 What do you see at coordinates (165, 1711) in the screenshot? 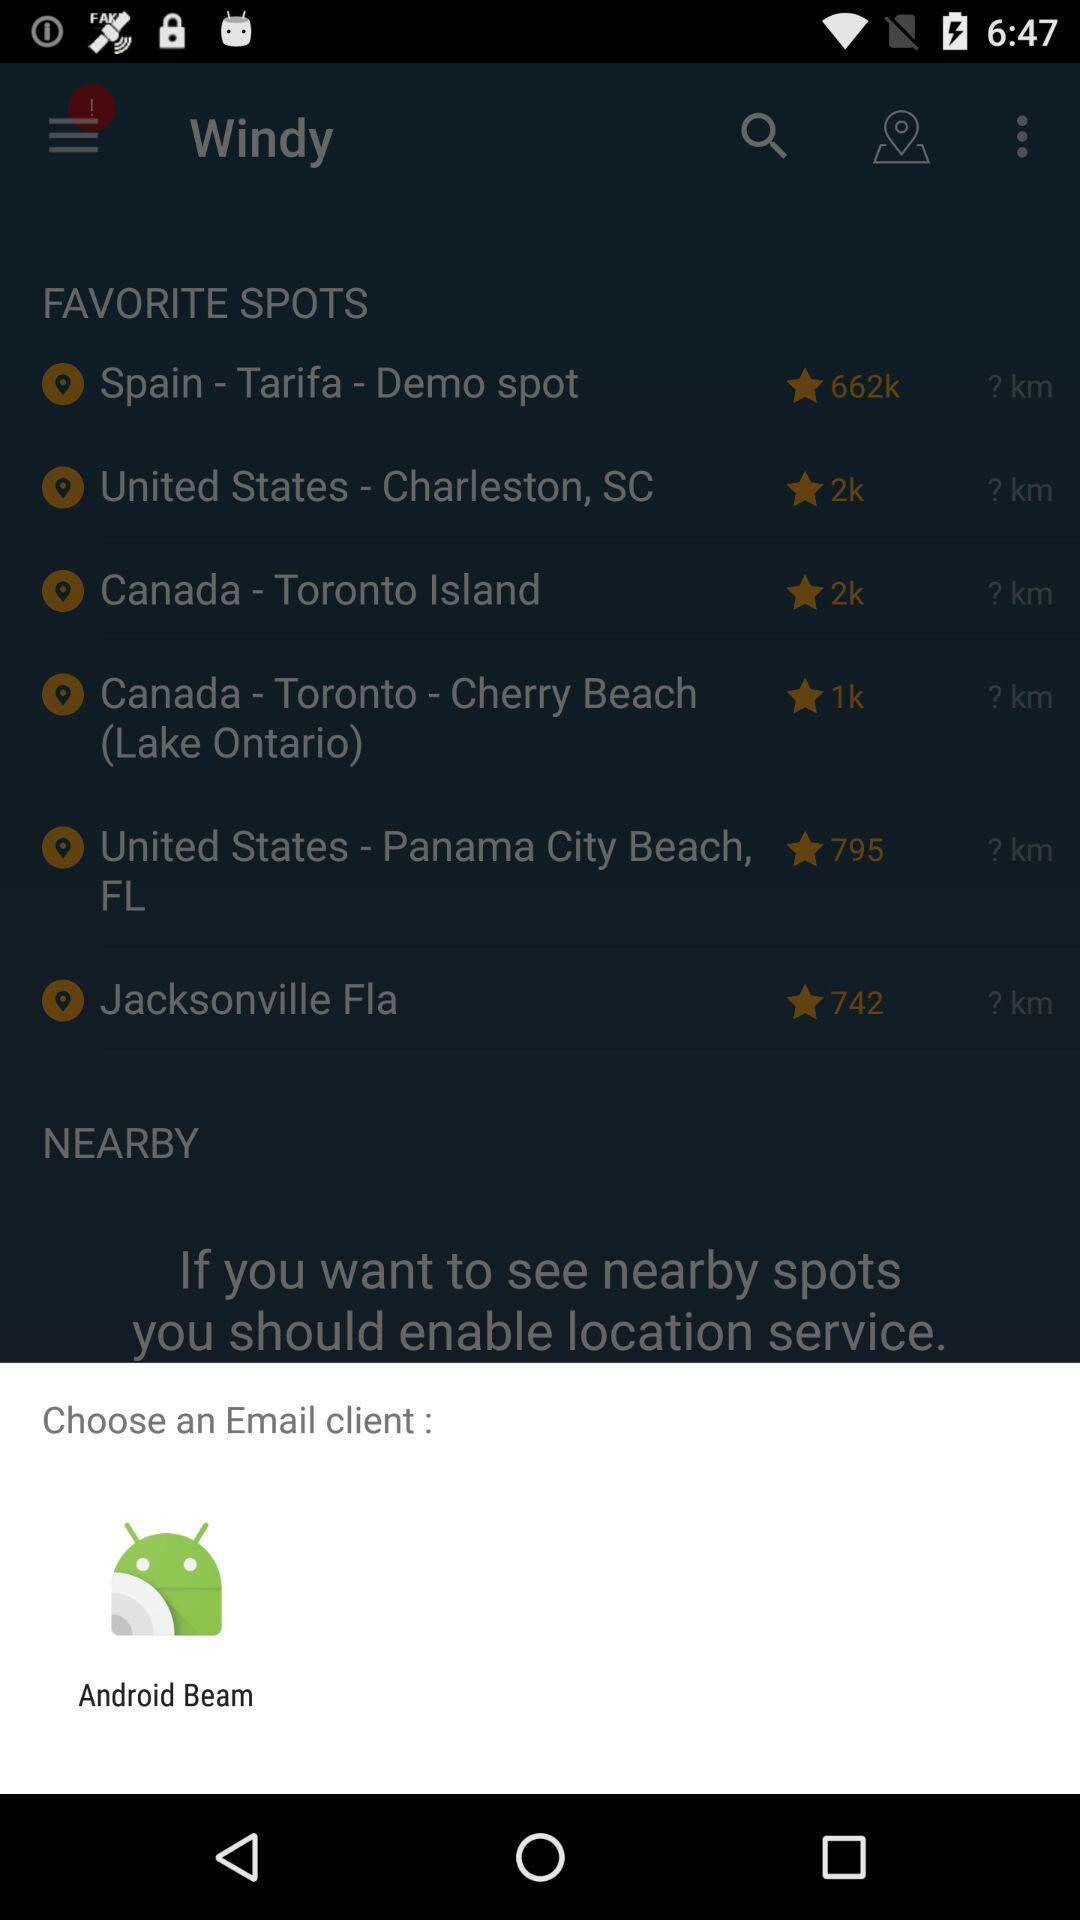
I see `android beam icon` at bounding box center [165, 1711].